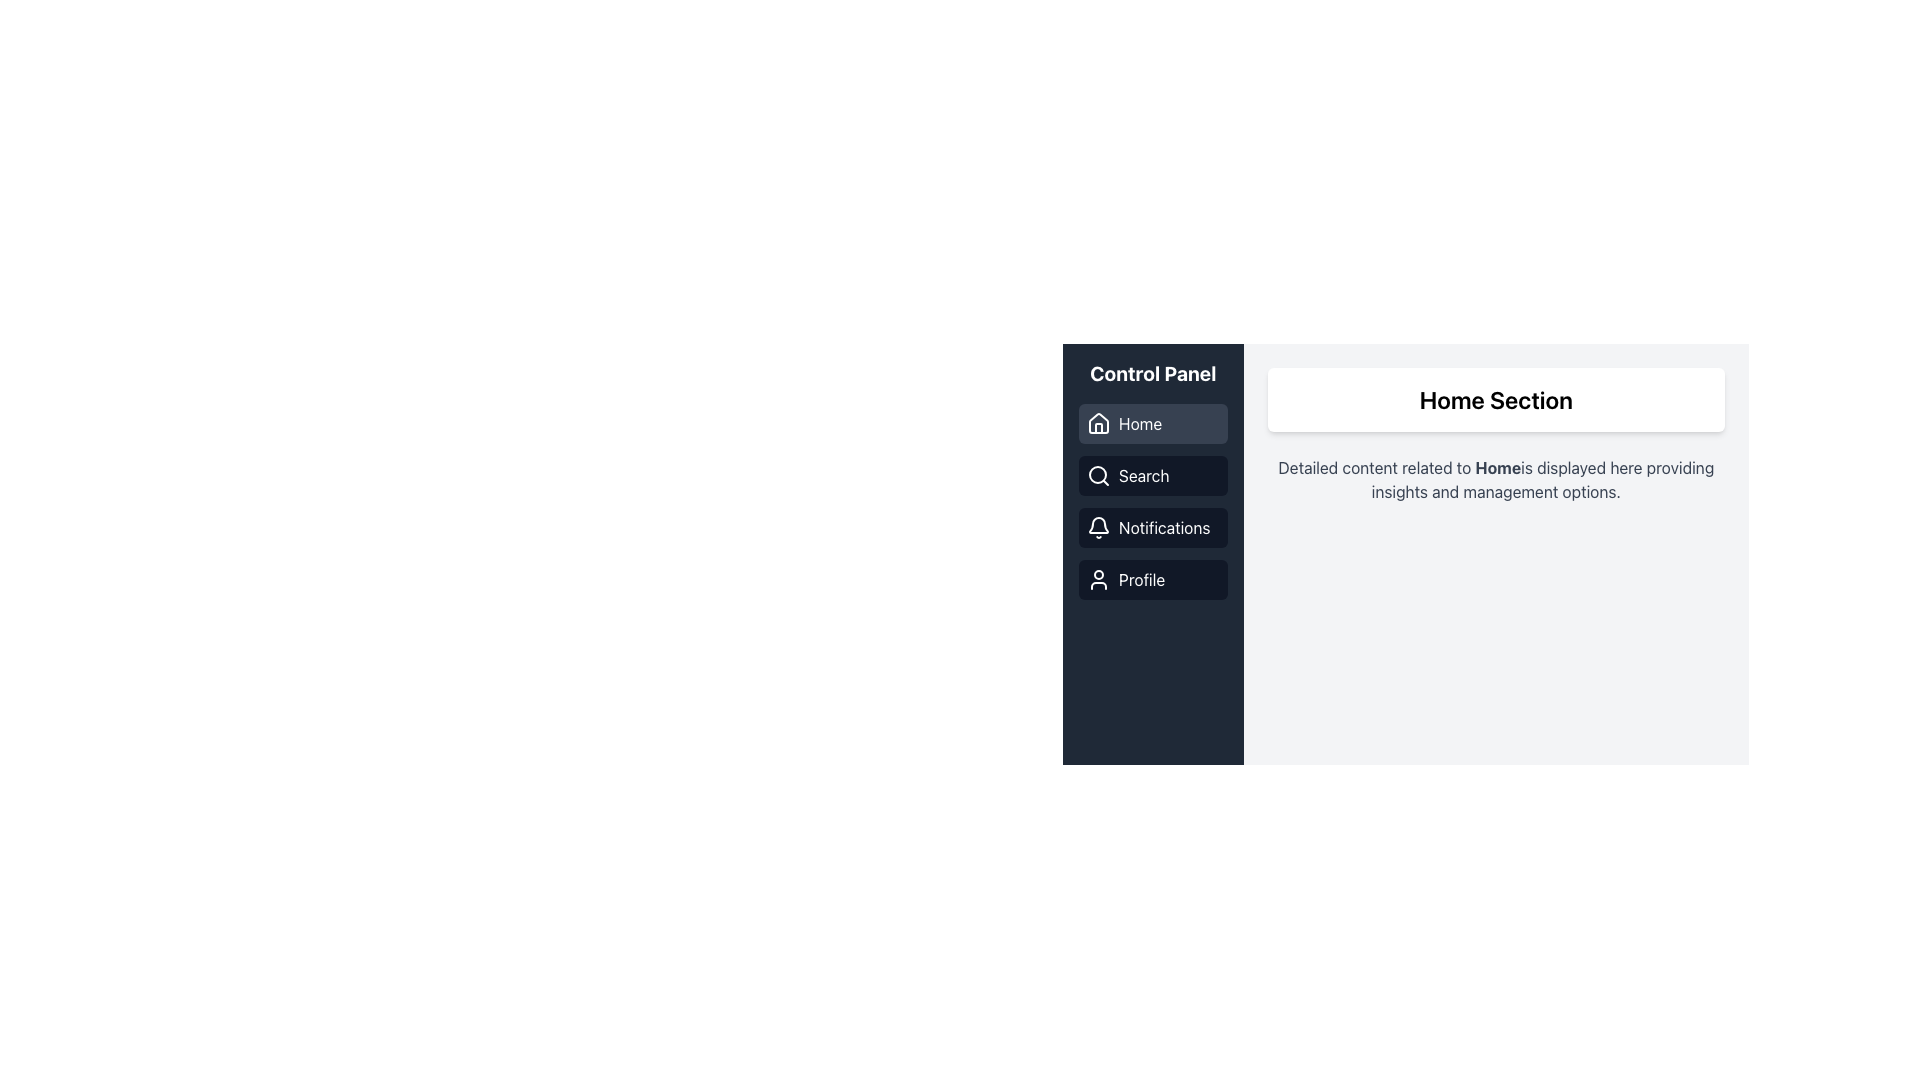 This screenshot has height=1080, width=1920. I want to click on the title text label located near the top-right of the interface, which serves as a section header for the content related to 'Home', so click(1496, 400).